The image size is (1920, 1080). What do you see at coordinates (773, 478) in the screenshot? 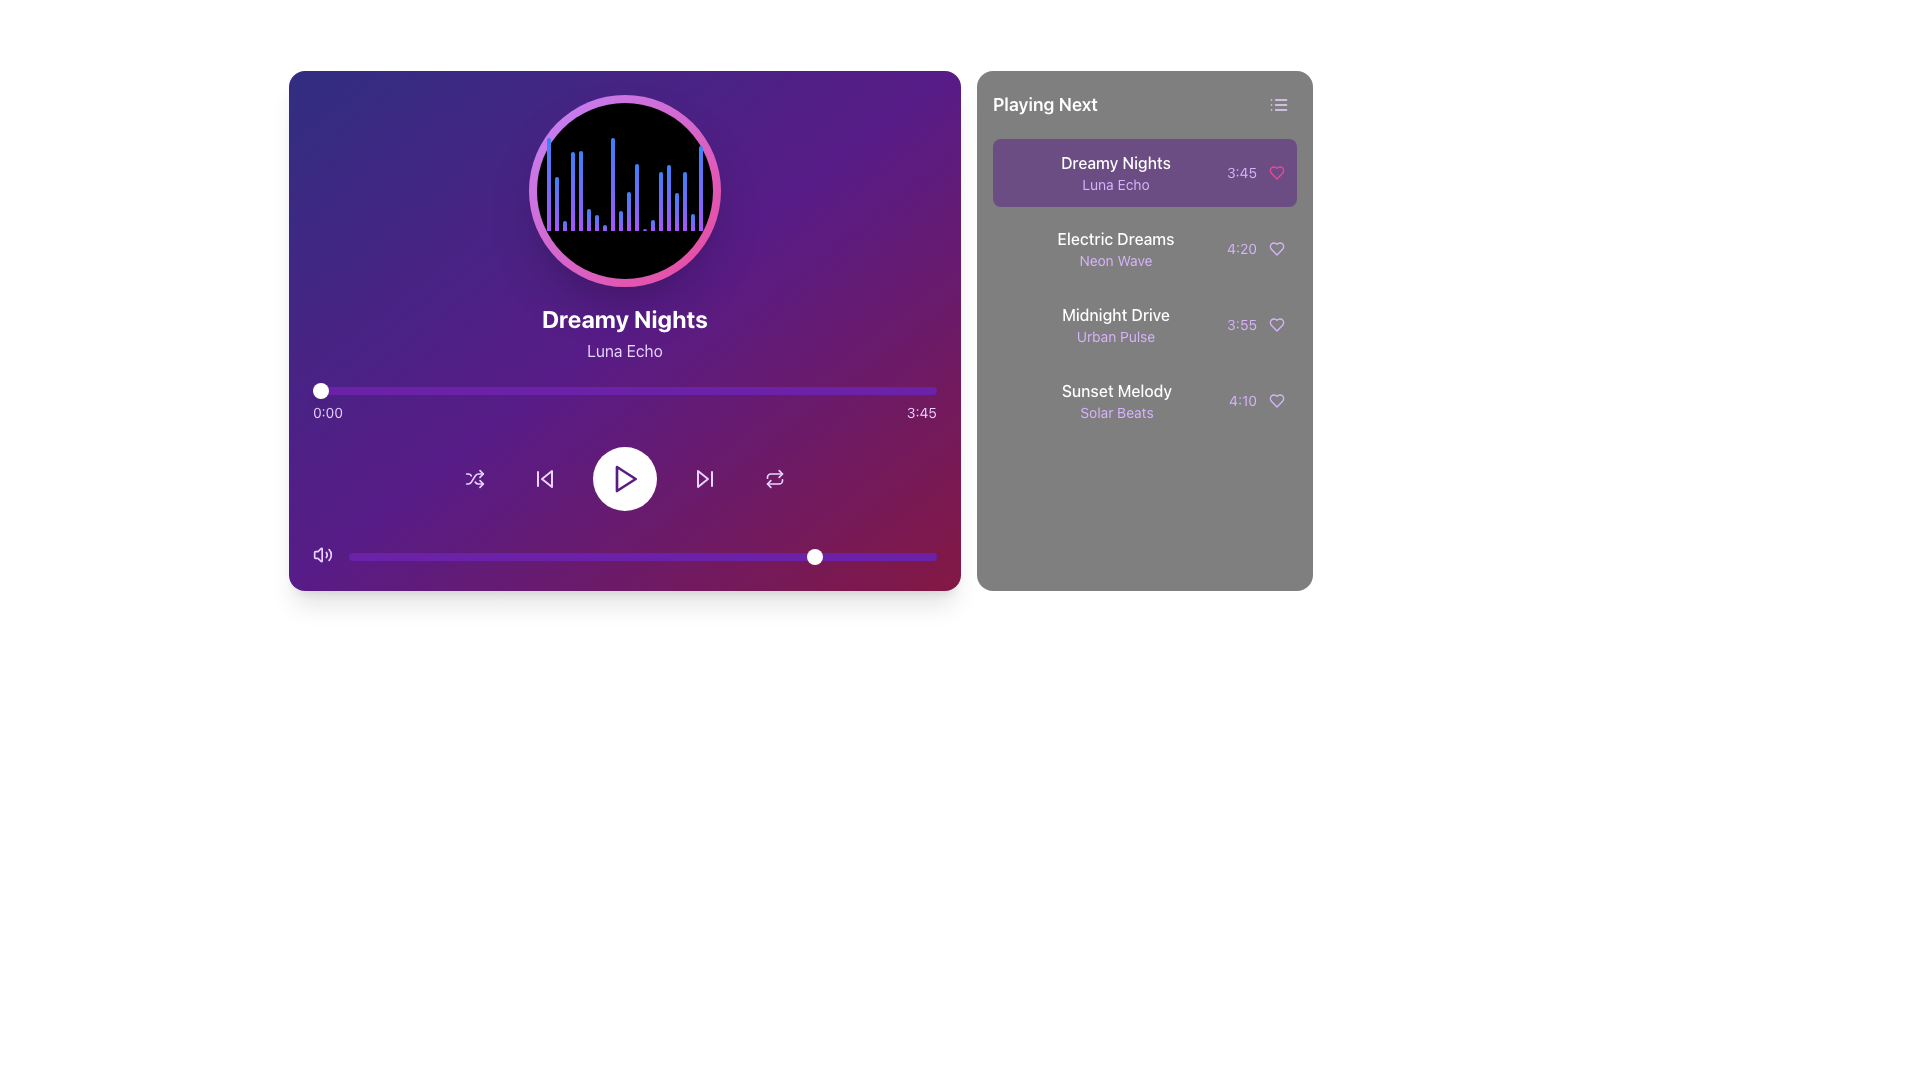
I see `the repeat icon button in the music player` at bounding box center [773, 478].